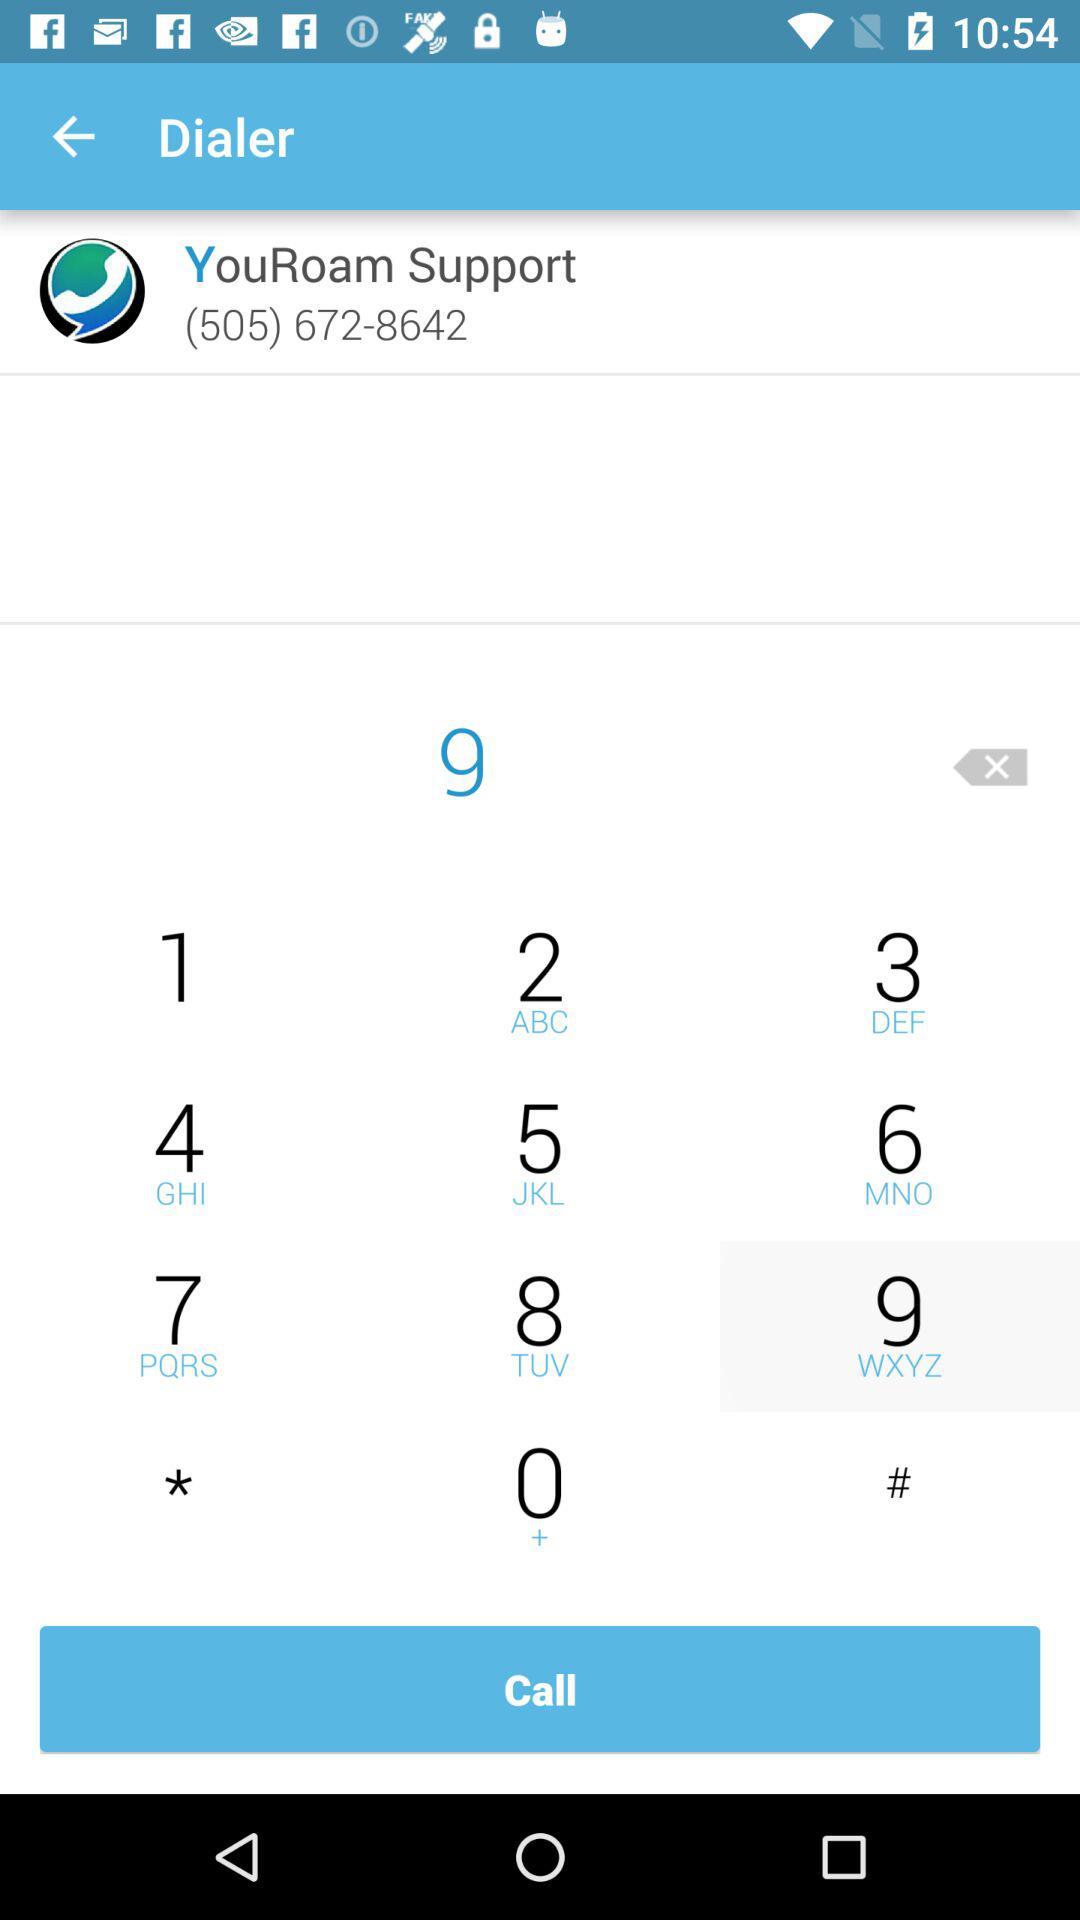  What do you see at coordinates (180, 1154) in the screenshot?
I see `number` at bounding box center [180, 1154].